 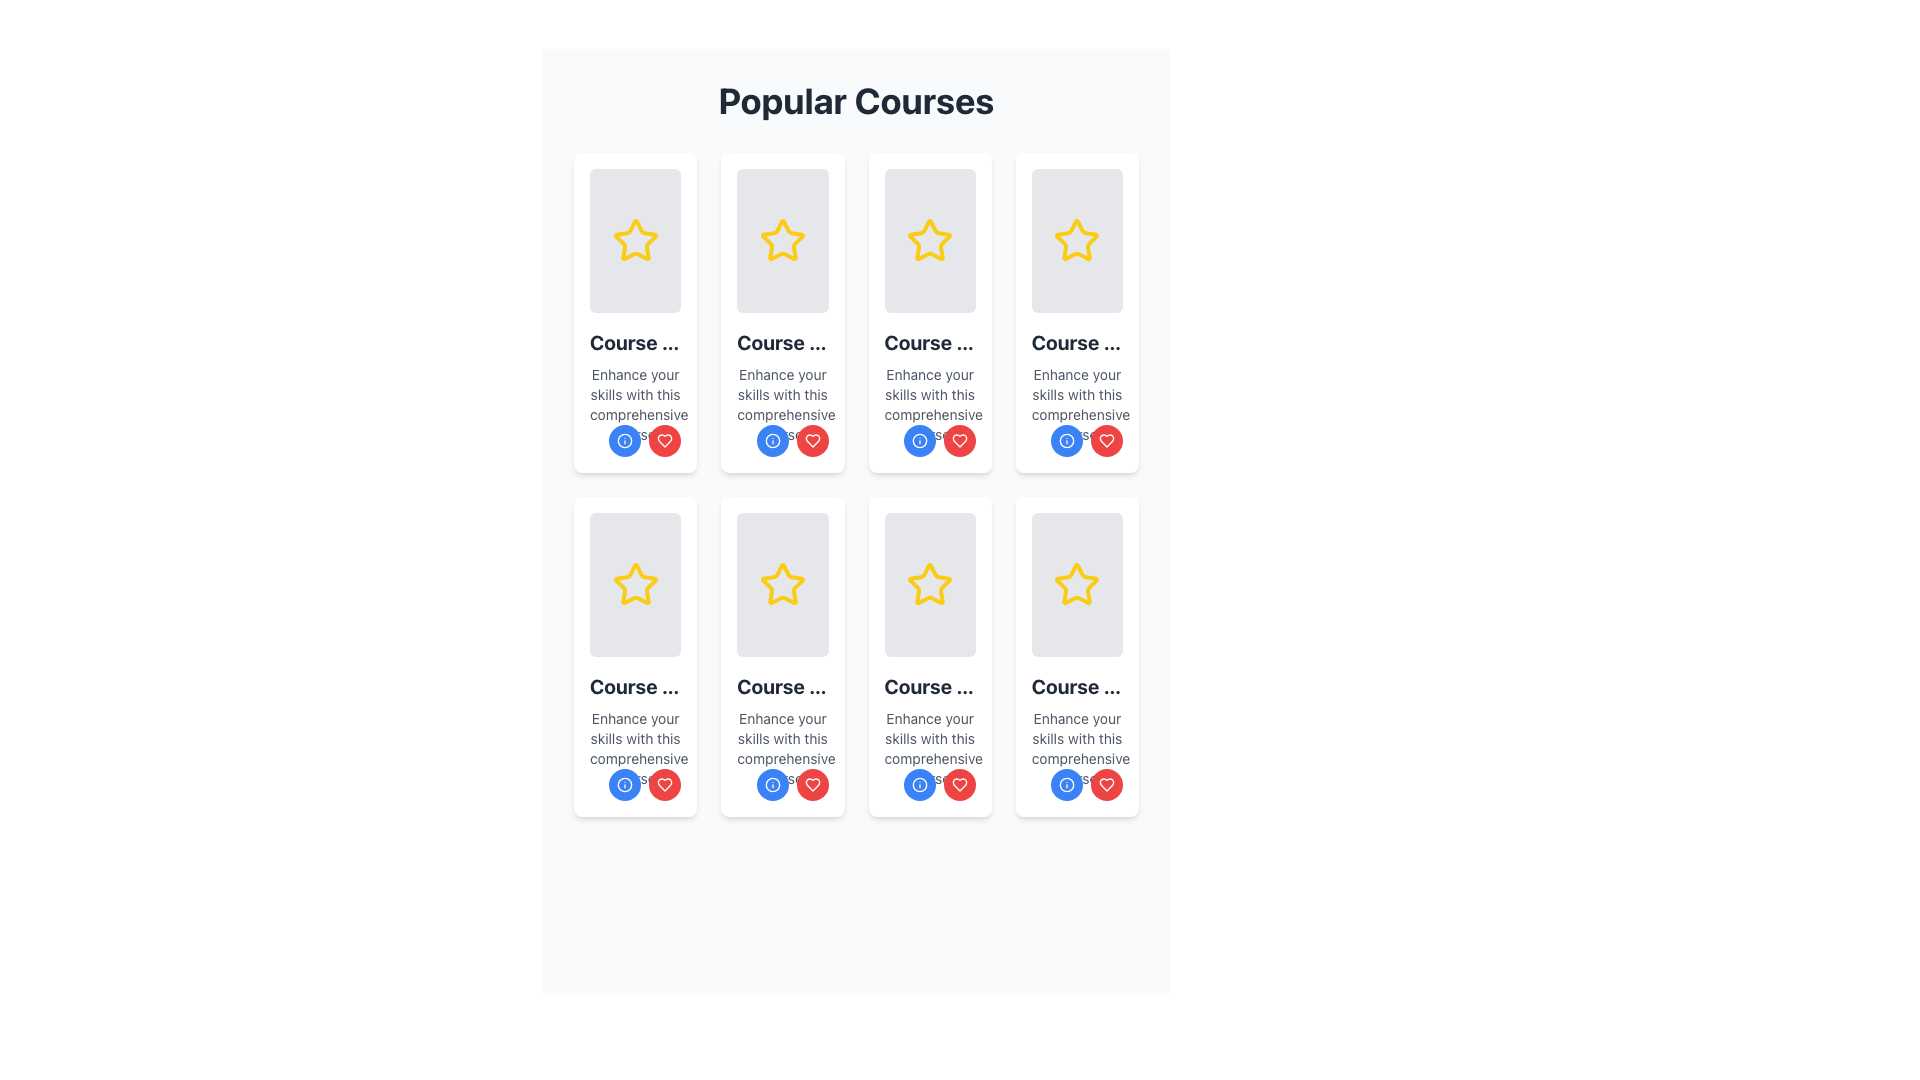 What do you see at coordinates (1106, 784) in the screenshot?
I see `the heart-like icon` at bounding box center [1106, 784].